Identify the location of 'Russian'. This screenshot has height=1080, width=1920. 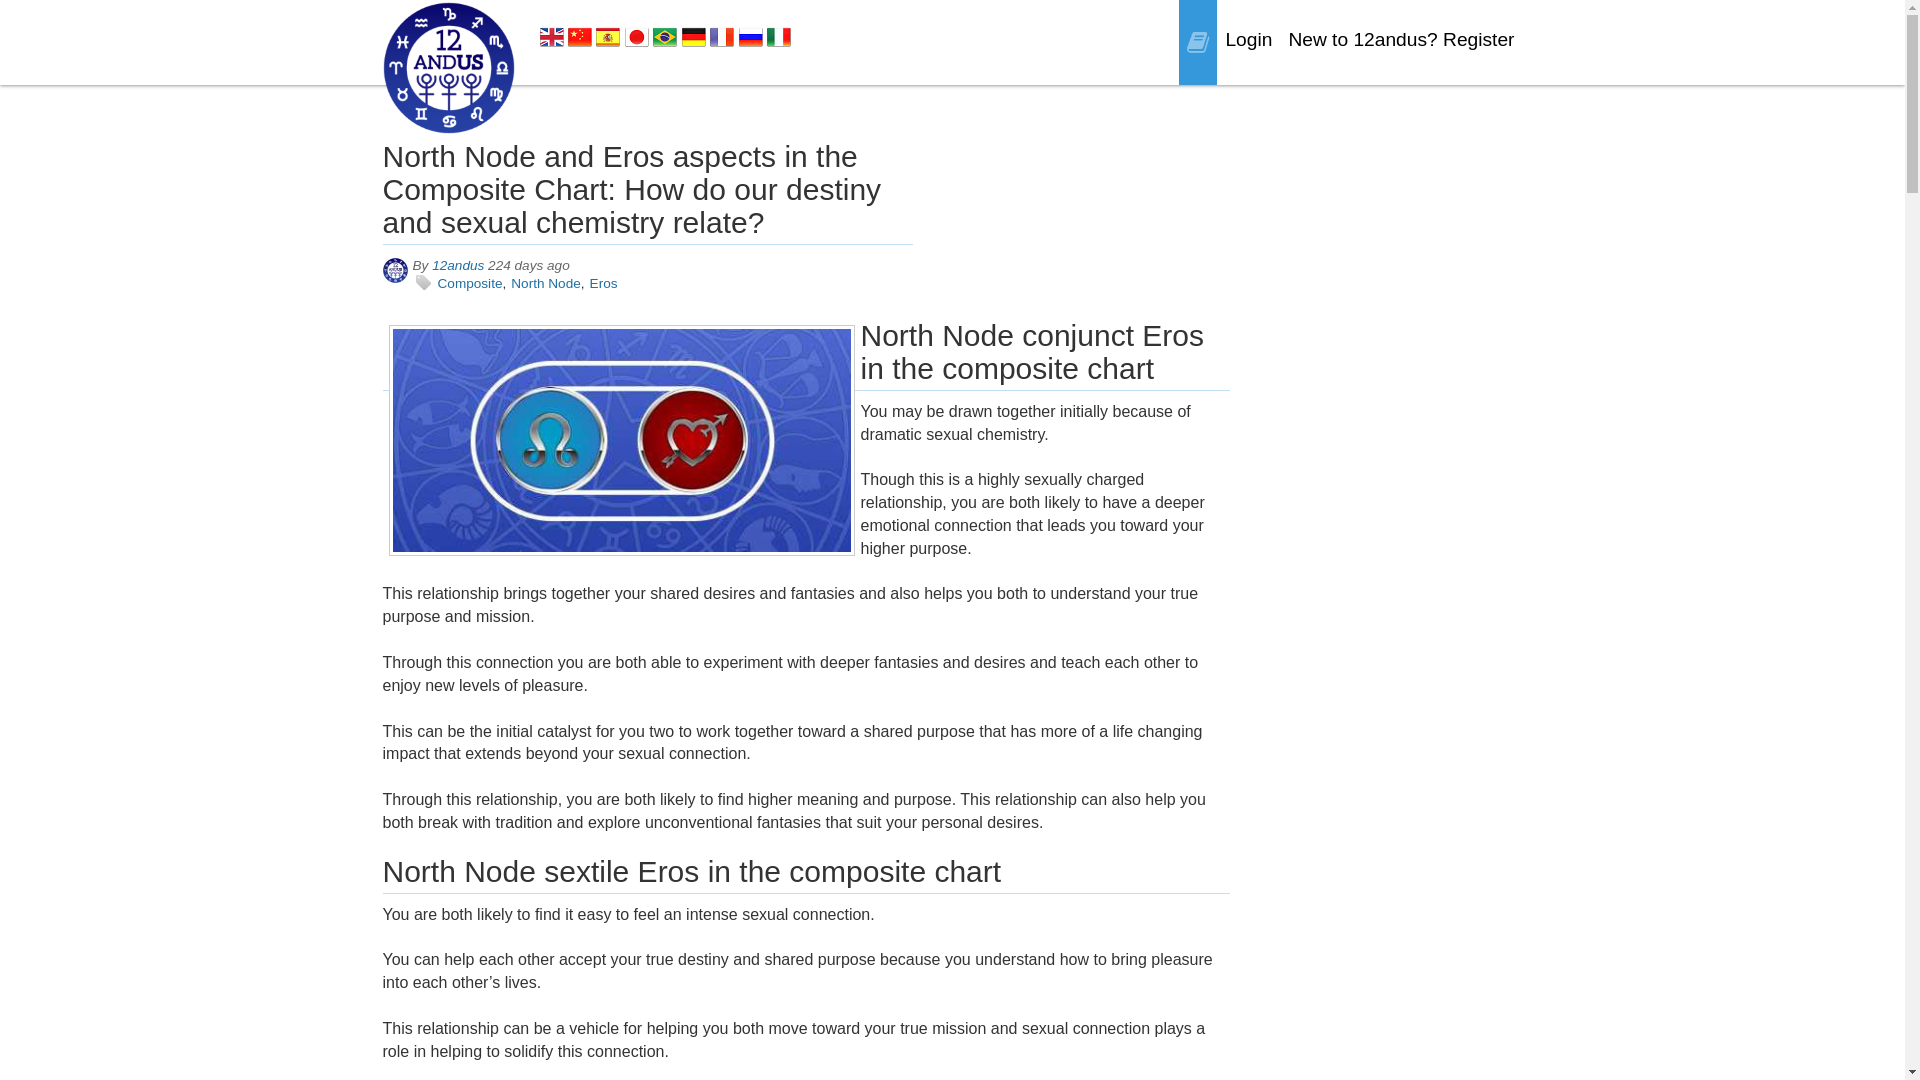
(749, 35).